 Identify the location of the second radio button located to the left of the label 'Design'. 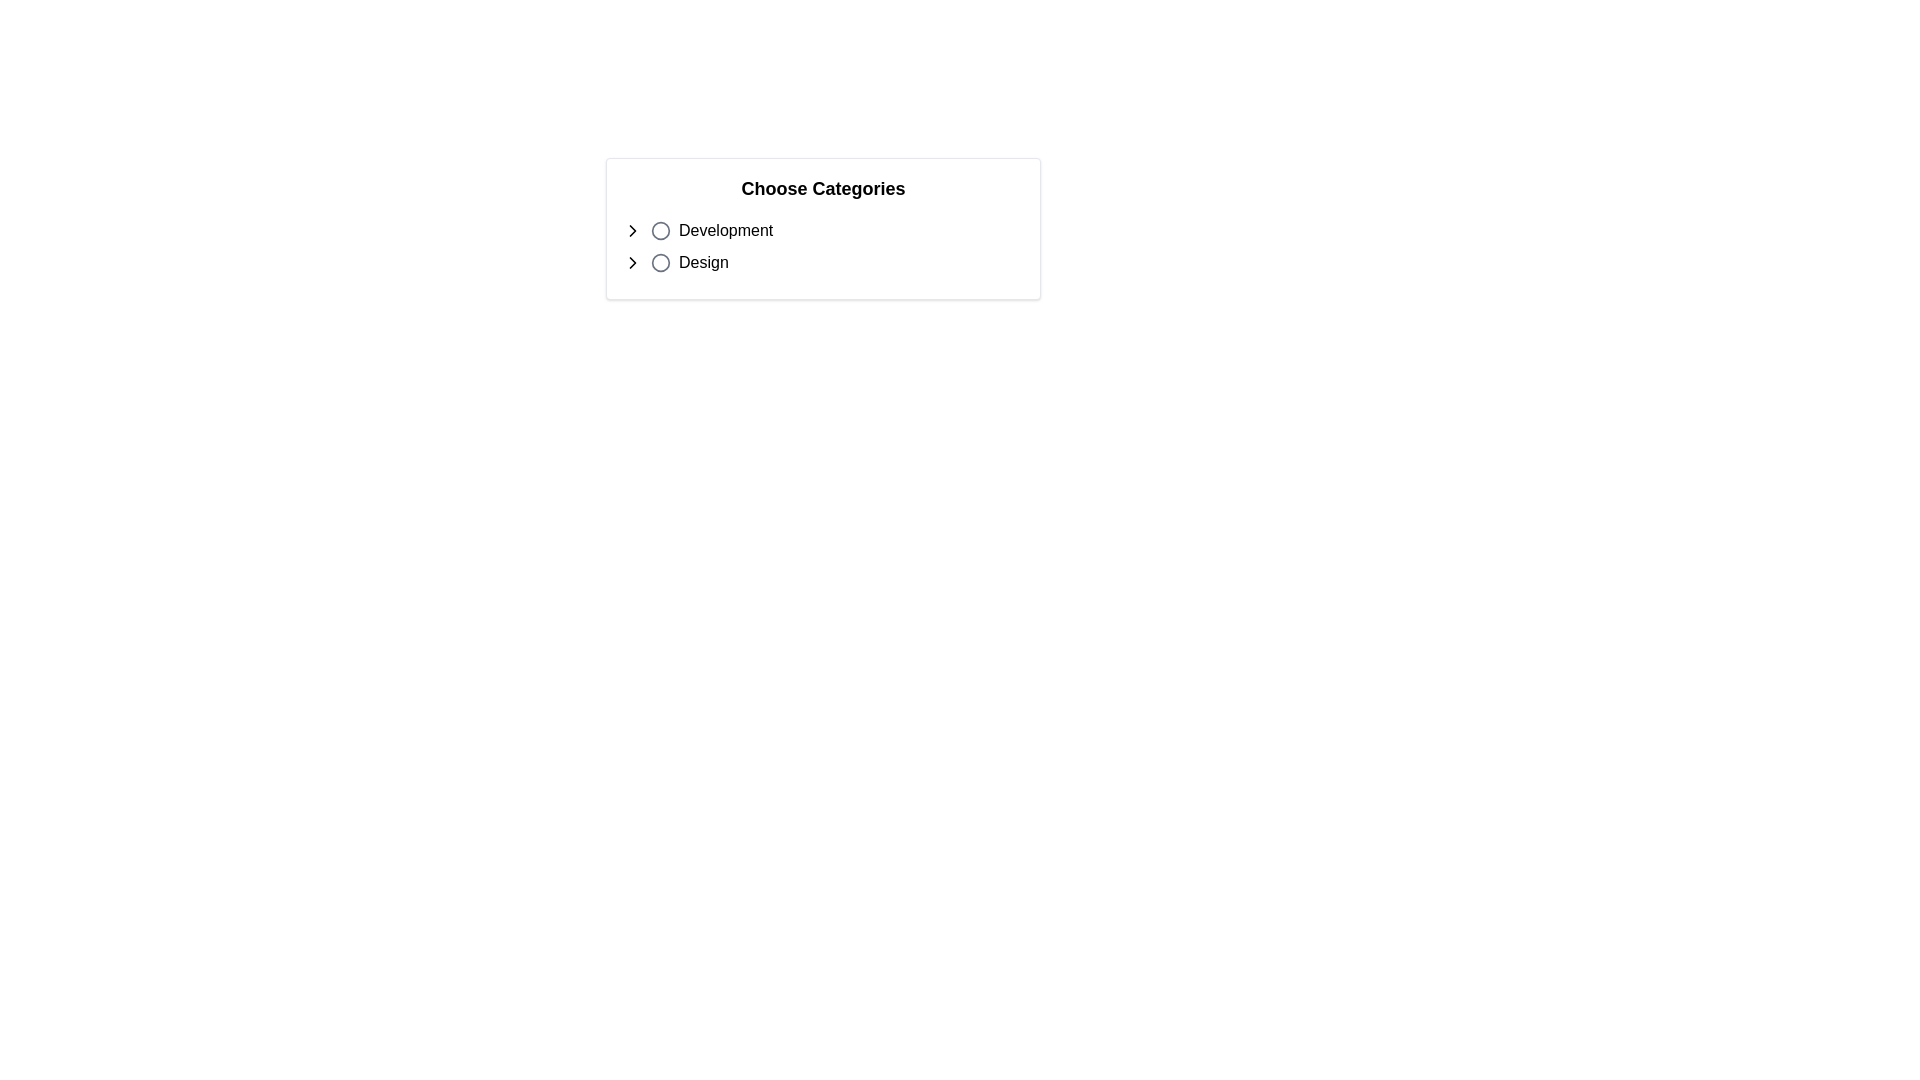
(661, 261).